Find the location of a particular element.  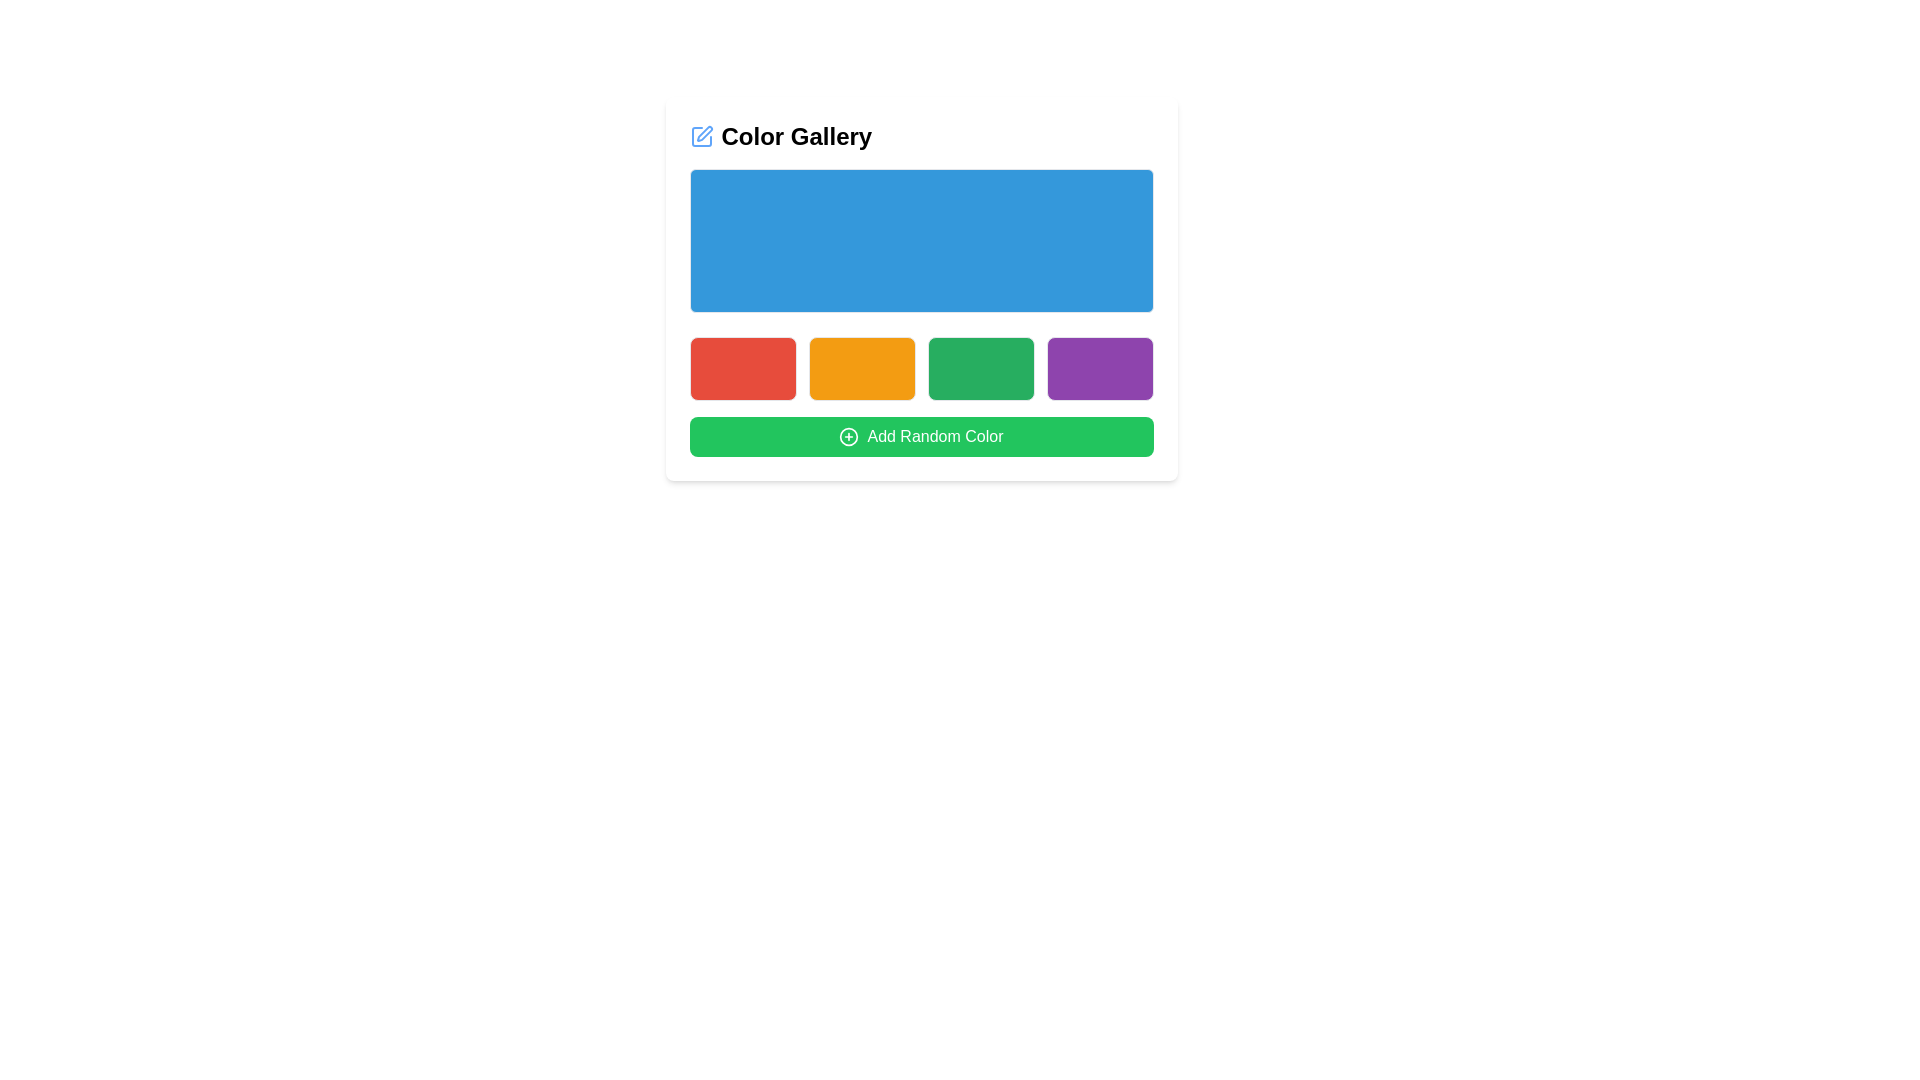

the Display Area element with a light blue background and rounded corners located beneath the 'Color Gallery' title is located at coordinates (920, 239).